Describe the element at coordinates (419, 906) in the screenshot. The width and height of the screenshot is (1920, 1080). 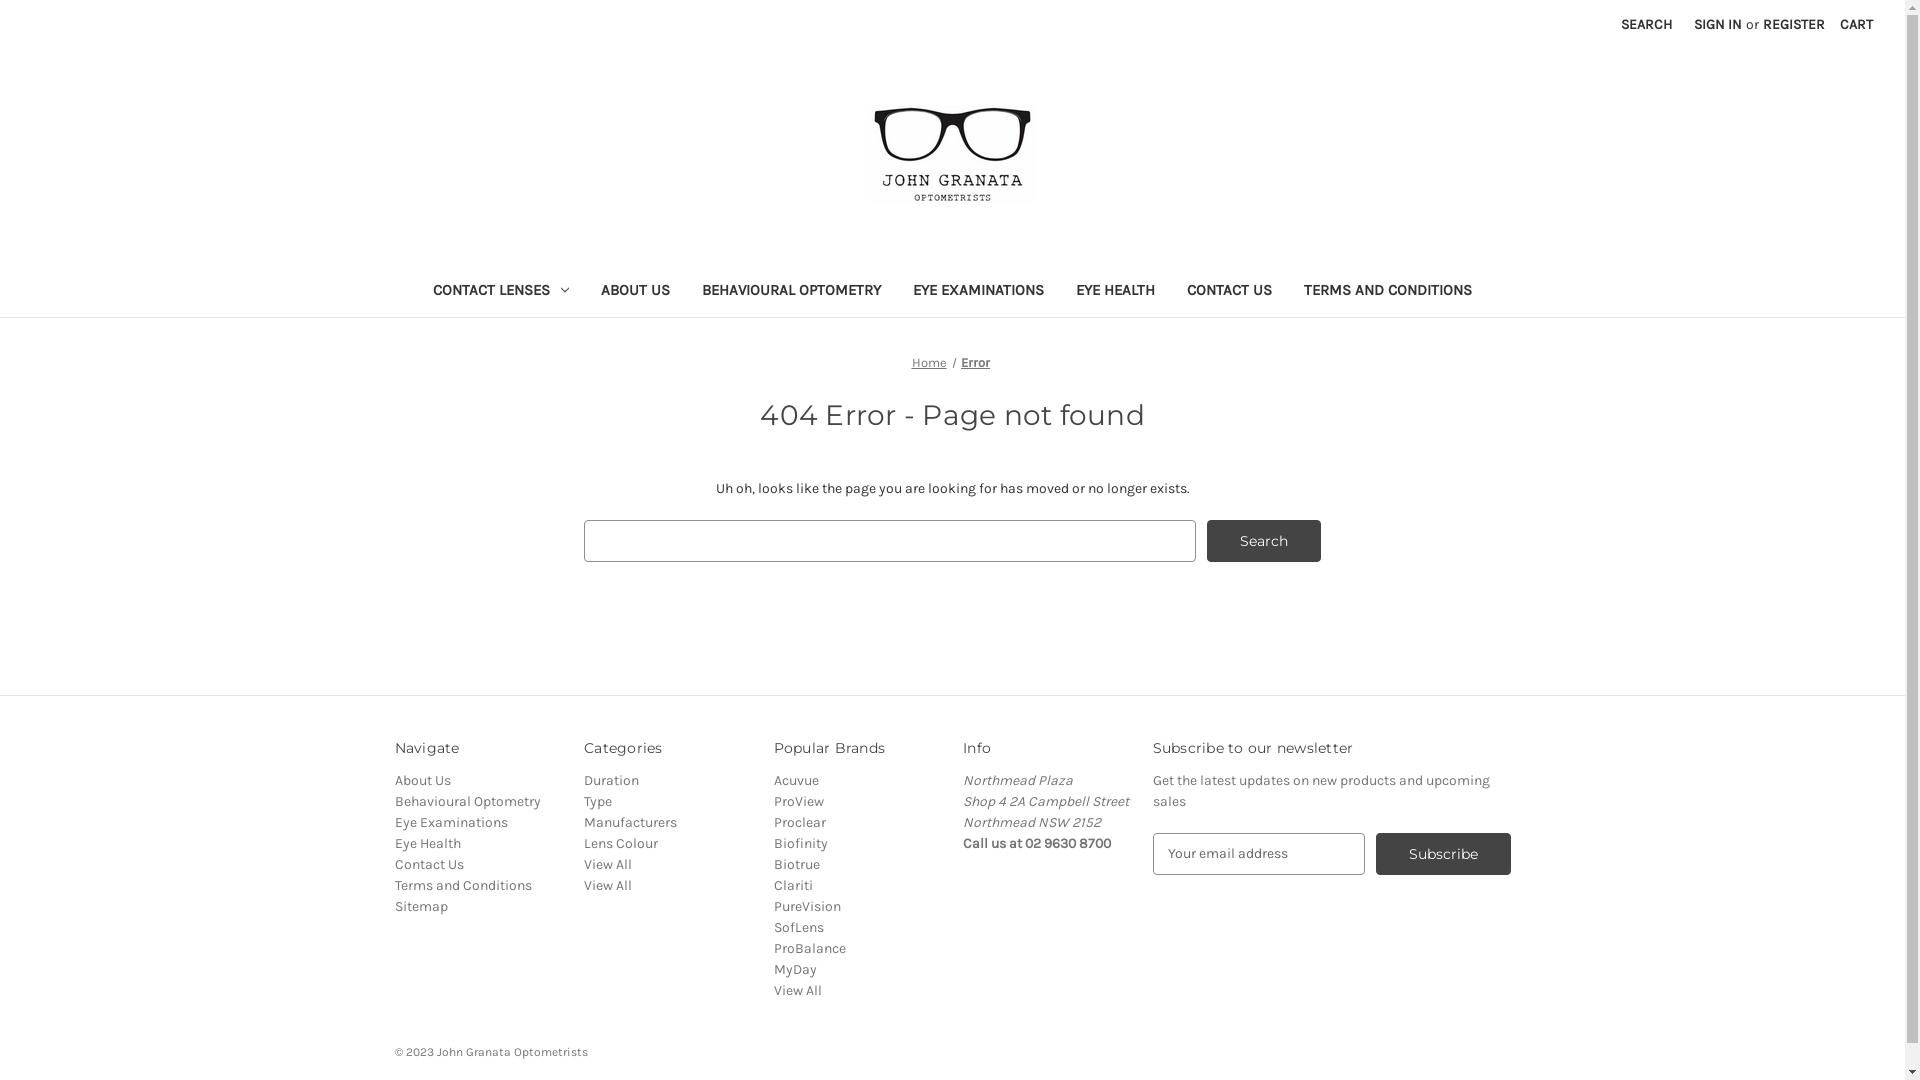
I see `'Sitemap'` at that location.